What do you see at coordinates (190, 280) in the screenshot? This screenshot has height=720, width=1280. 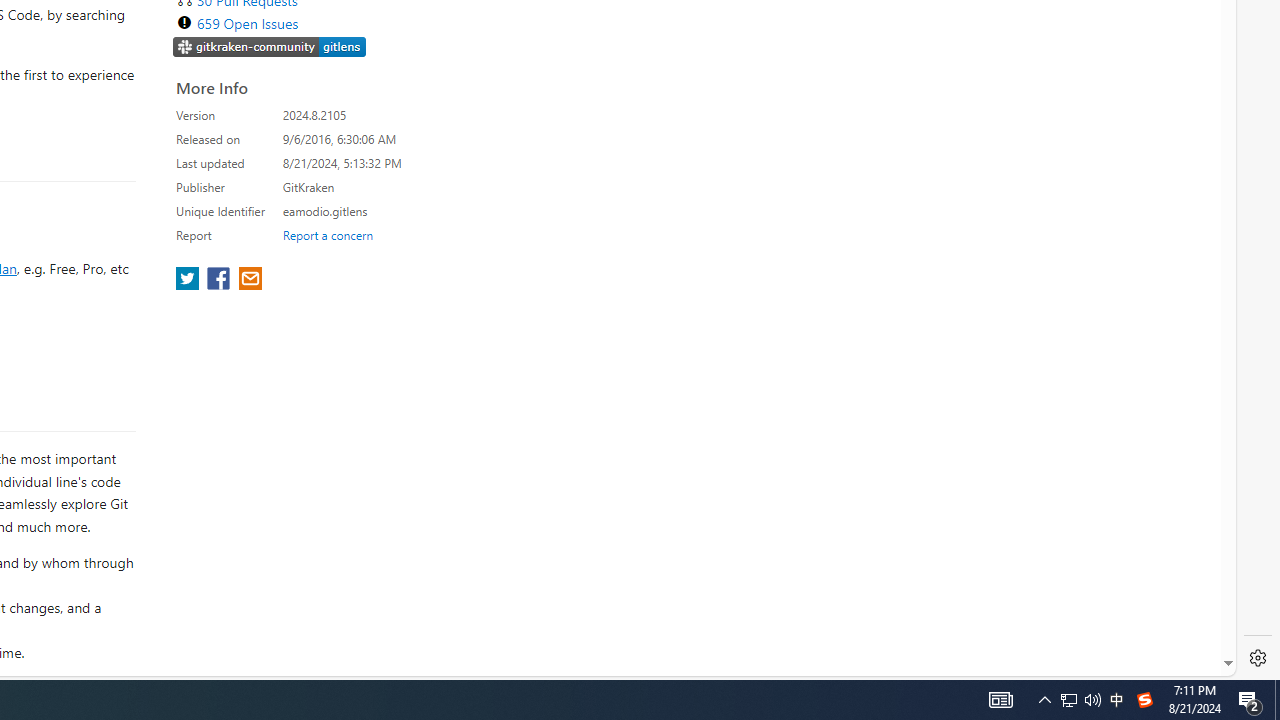 I see `'share extension on twitter'` at bounding box center [190, 280].